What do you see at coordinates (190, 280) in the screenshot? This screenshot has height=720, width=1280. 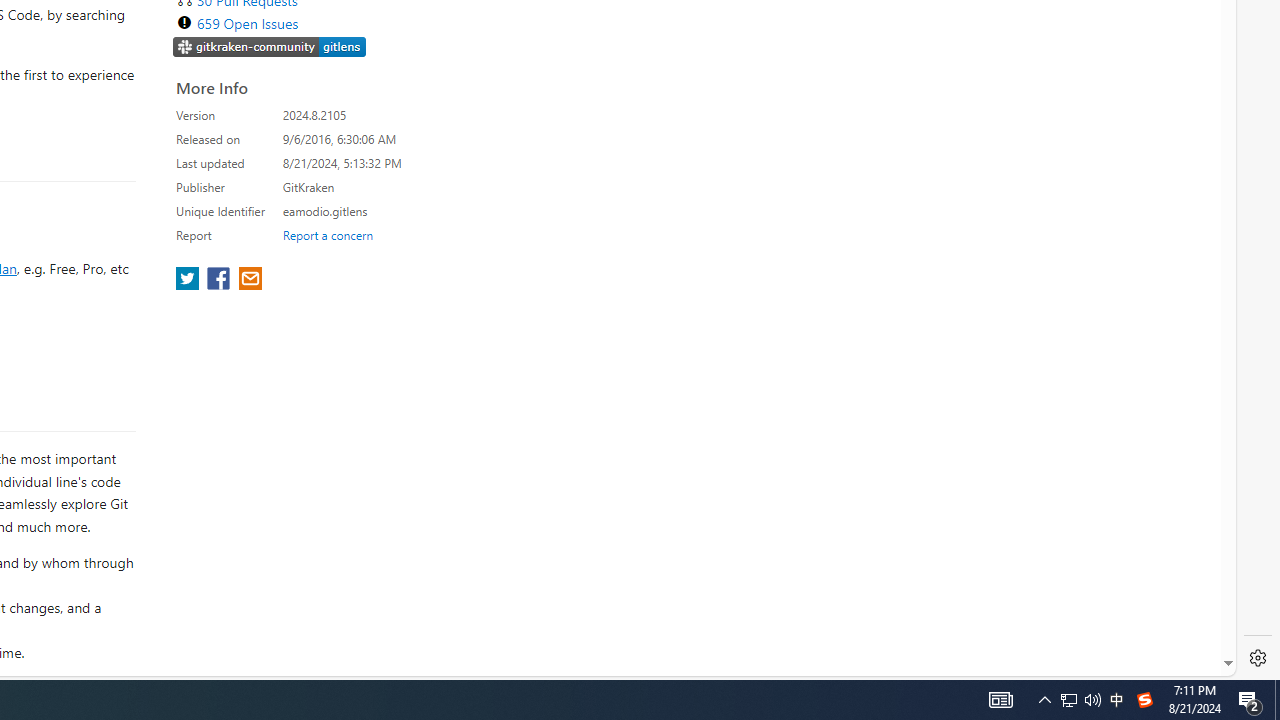 I see `'share extension on twitter'` at bounding box center [190, 280].